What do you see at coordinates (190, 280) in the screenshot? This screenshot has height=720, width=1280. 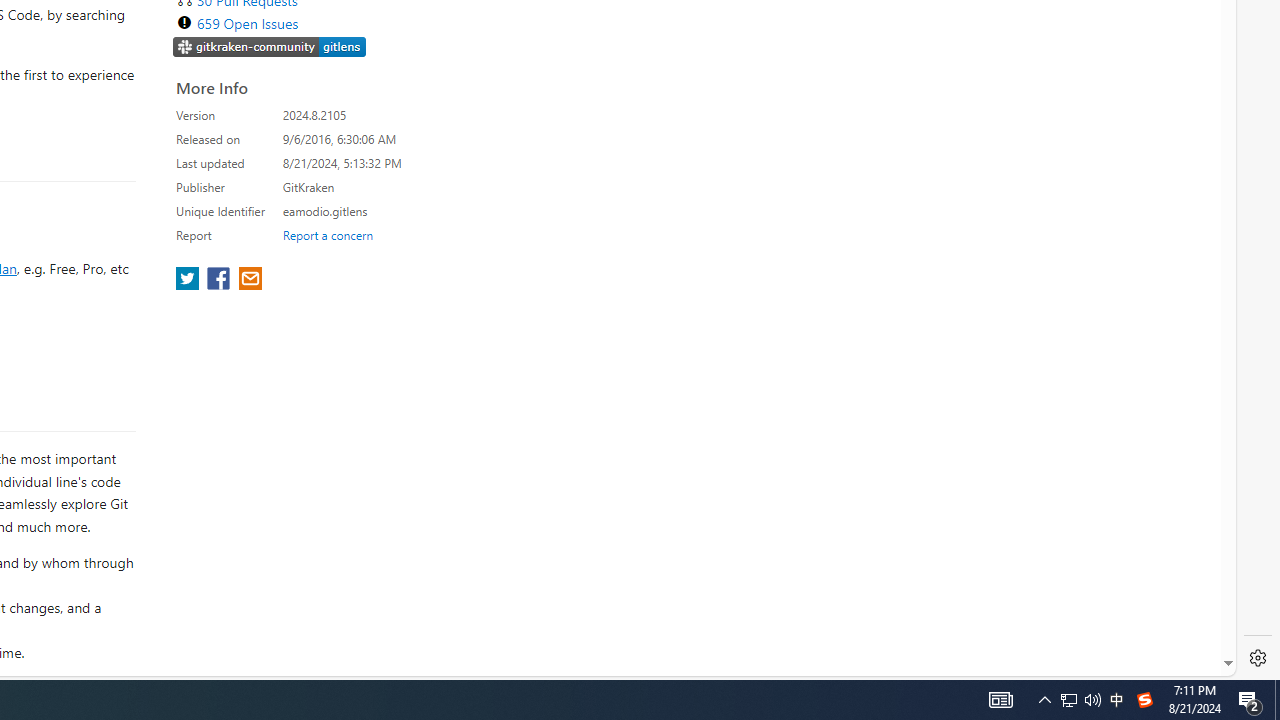 I see `'share extension on twitter'` at bounding box center [190, 280].